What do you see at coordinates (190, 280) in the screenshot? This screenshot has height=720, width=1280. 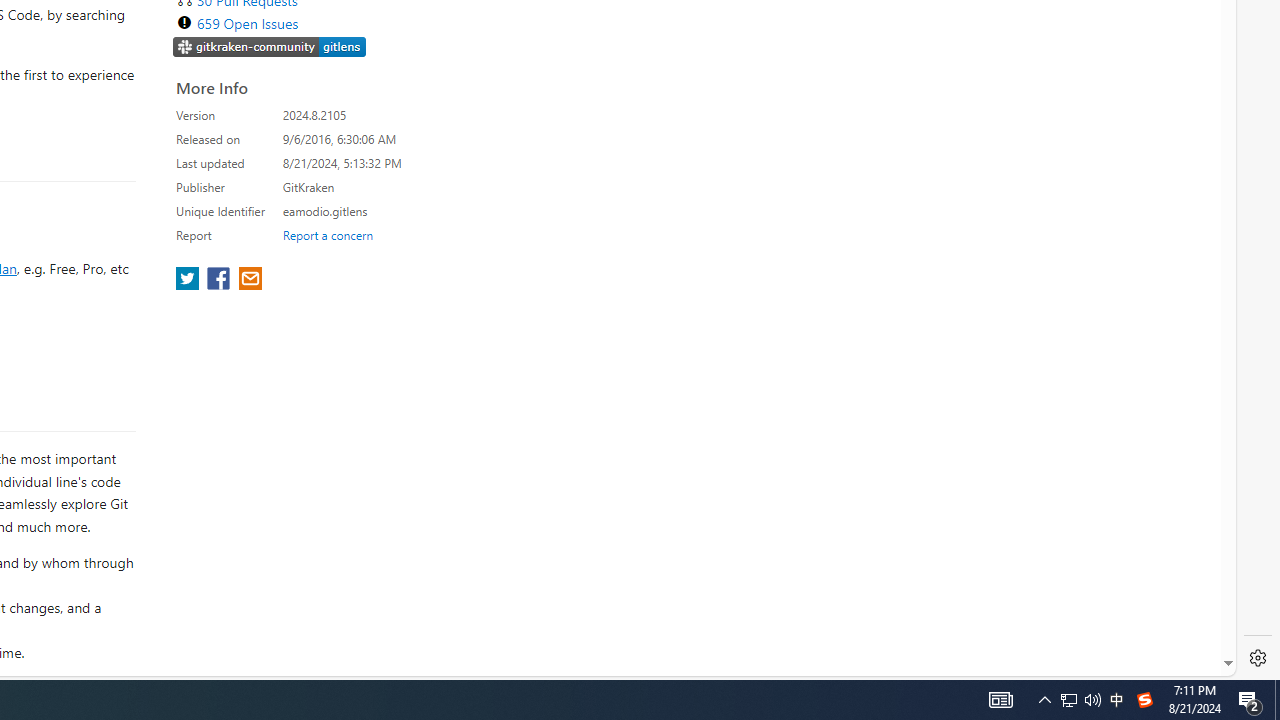 I see `'share extension on twitter'` at bounding box center [190, 280].